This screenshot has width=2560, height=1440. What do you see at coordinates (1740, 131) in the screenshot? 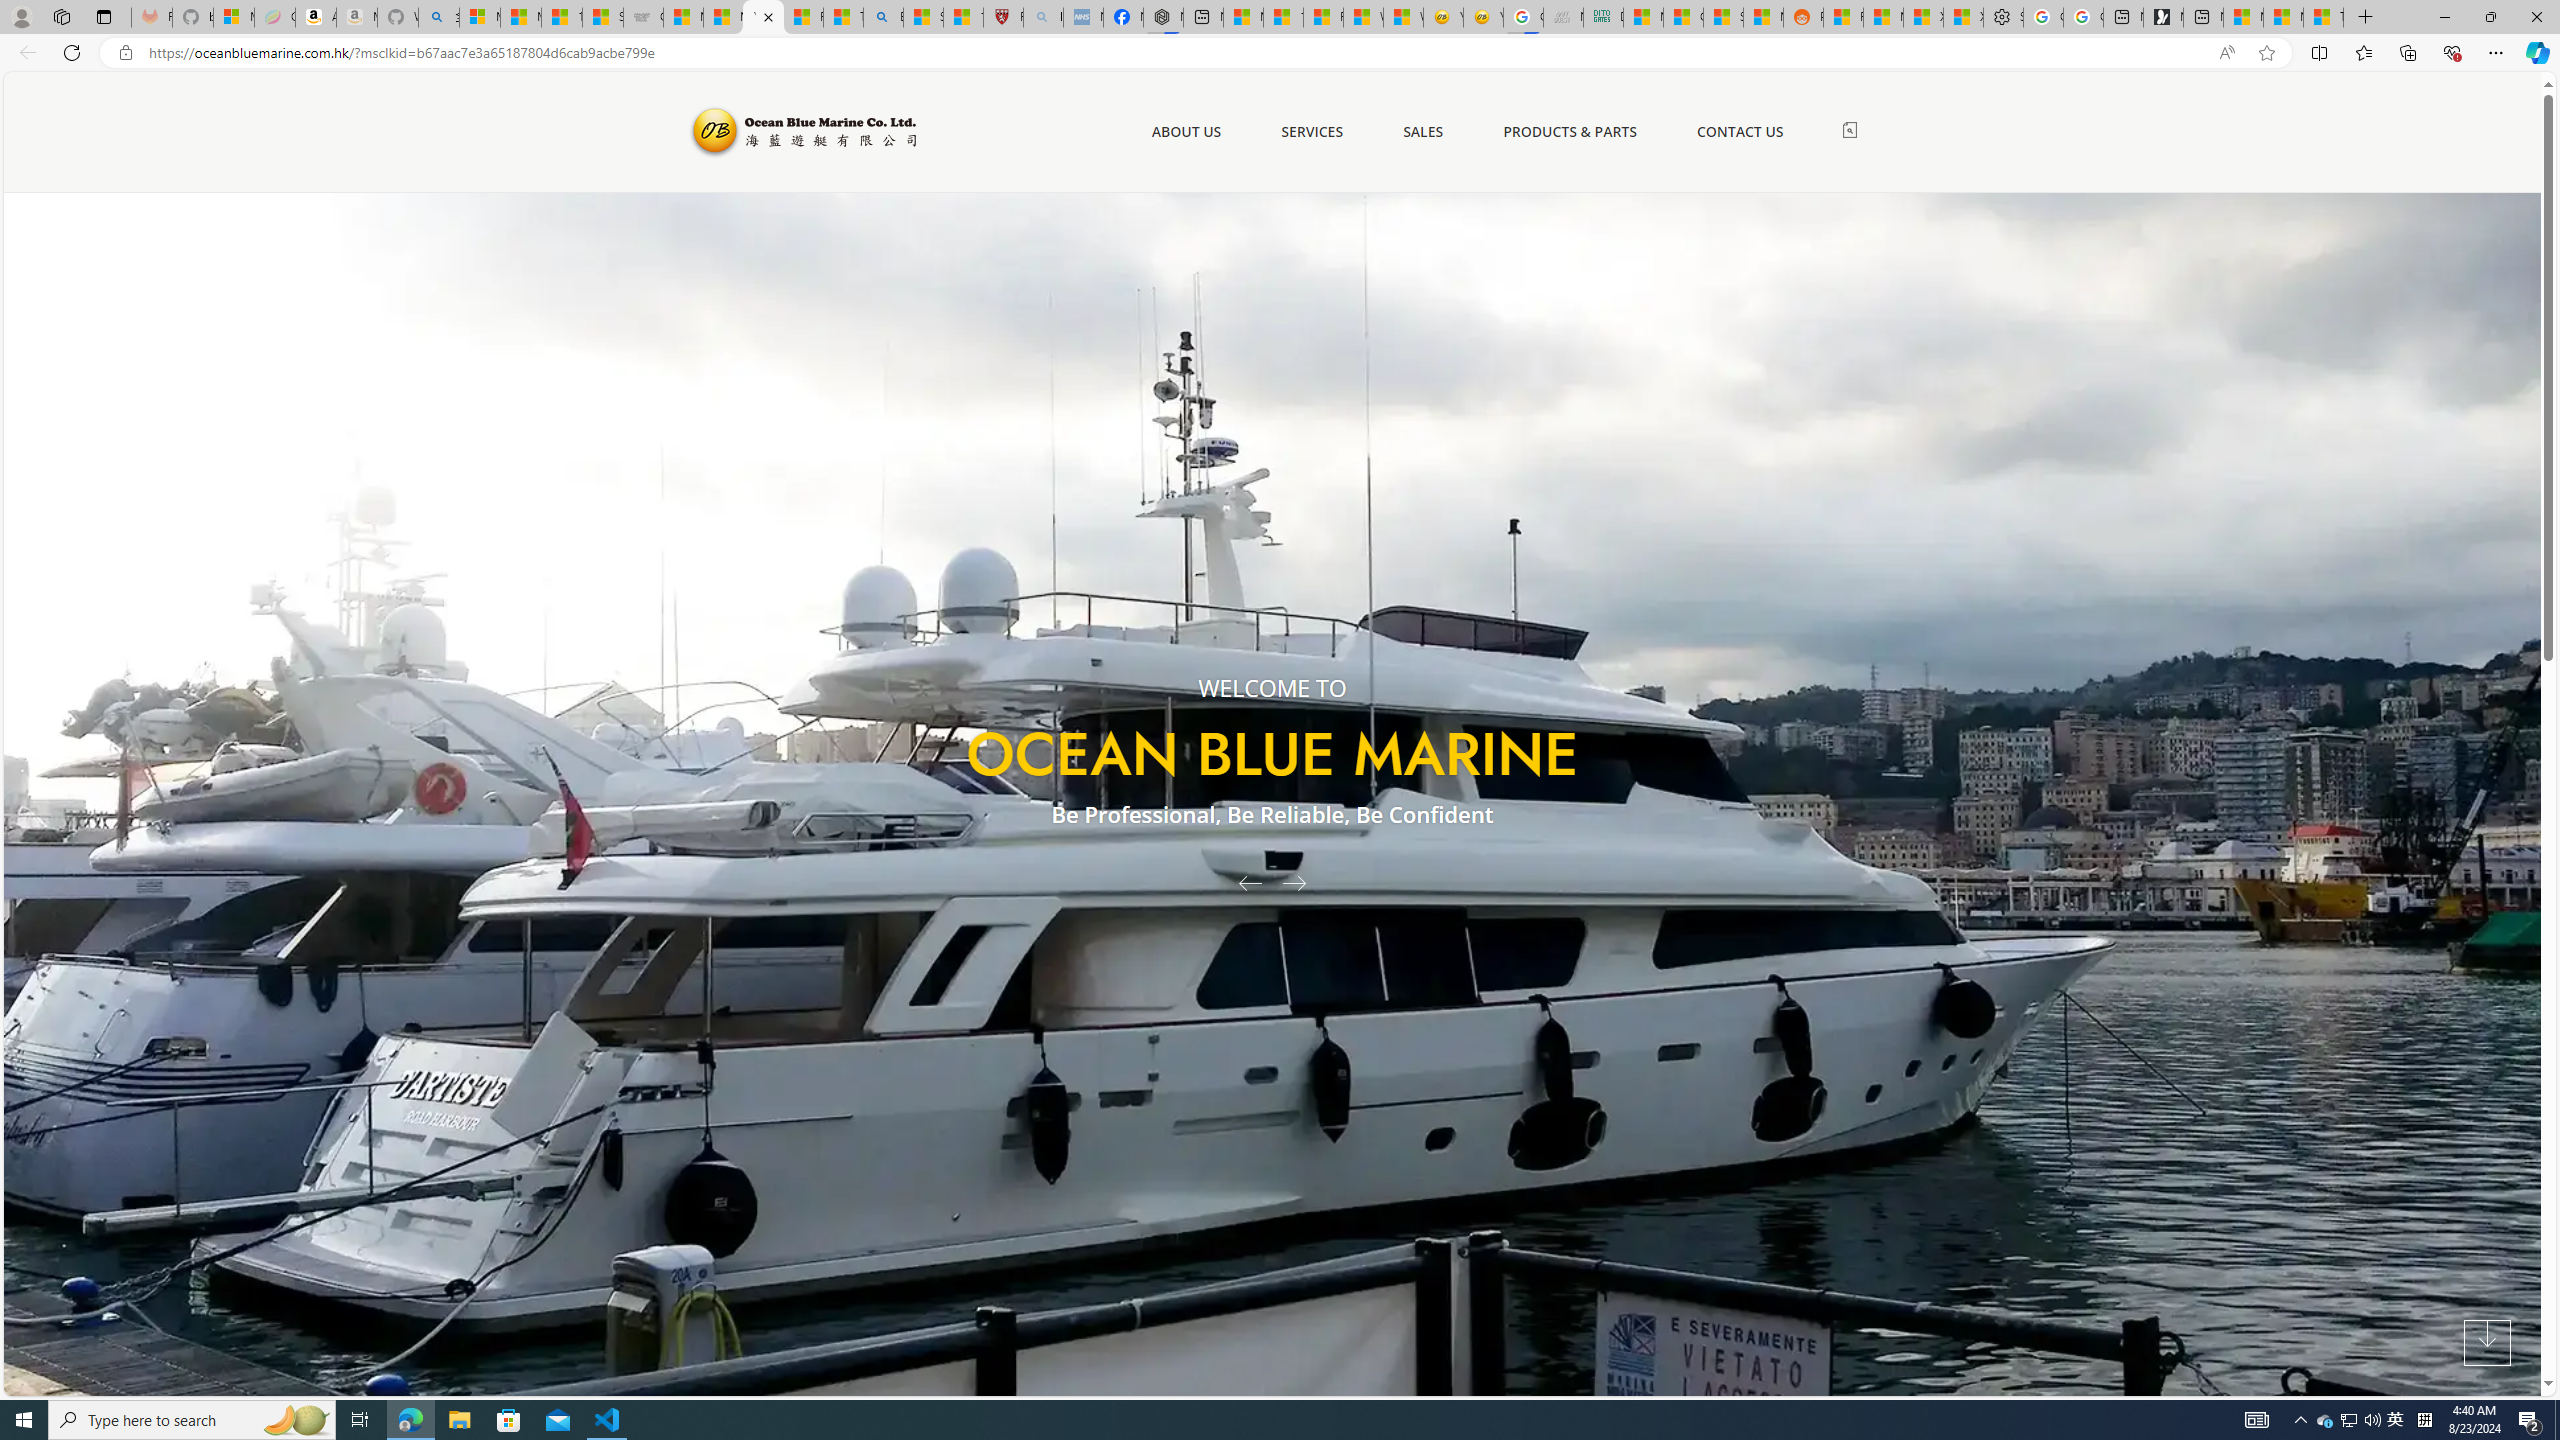
I see `'CONTACT US'` at bounding box center [1740, 131].